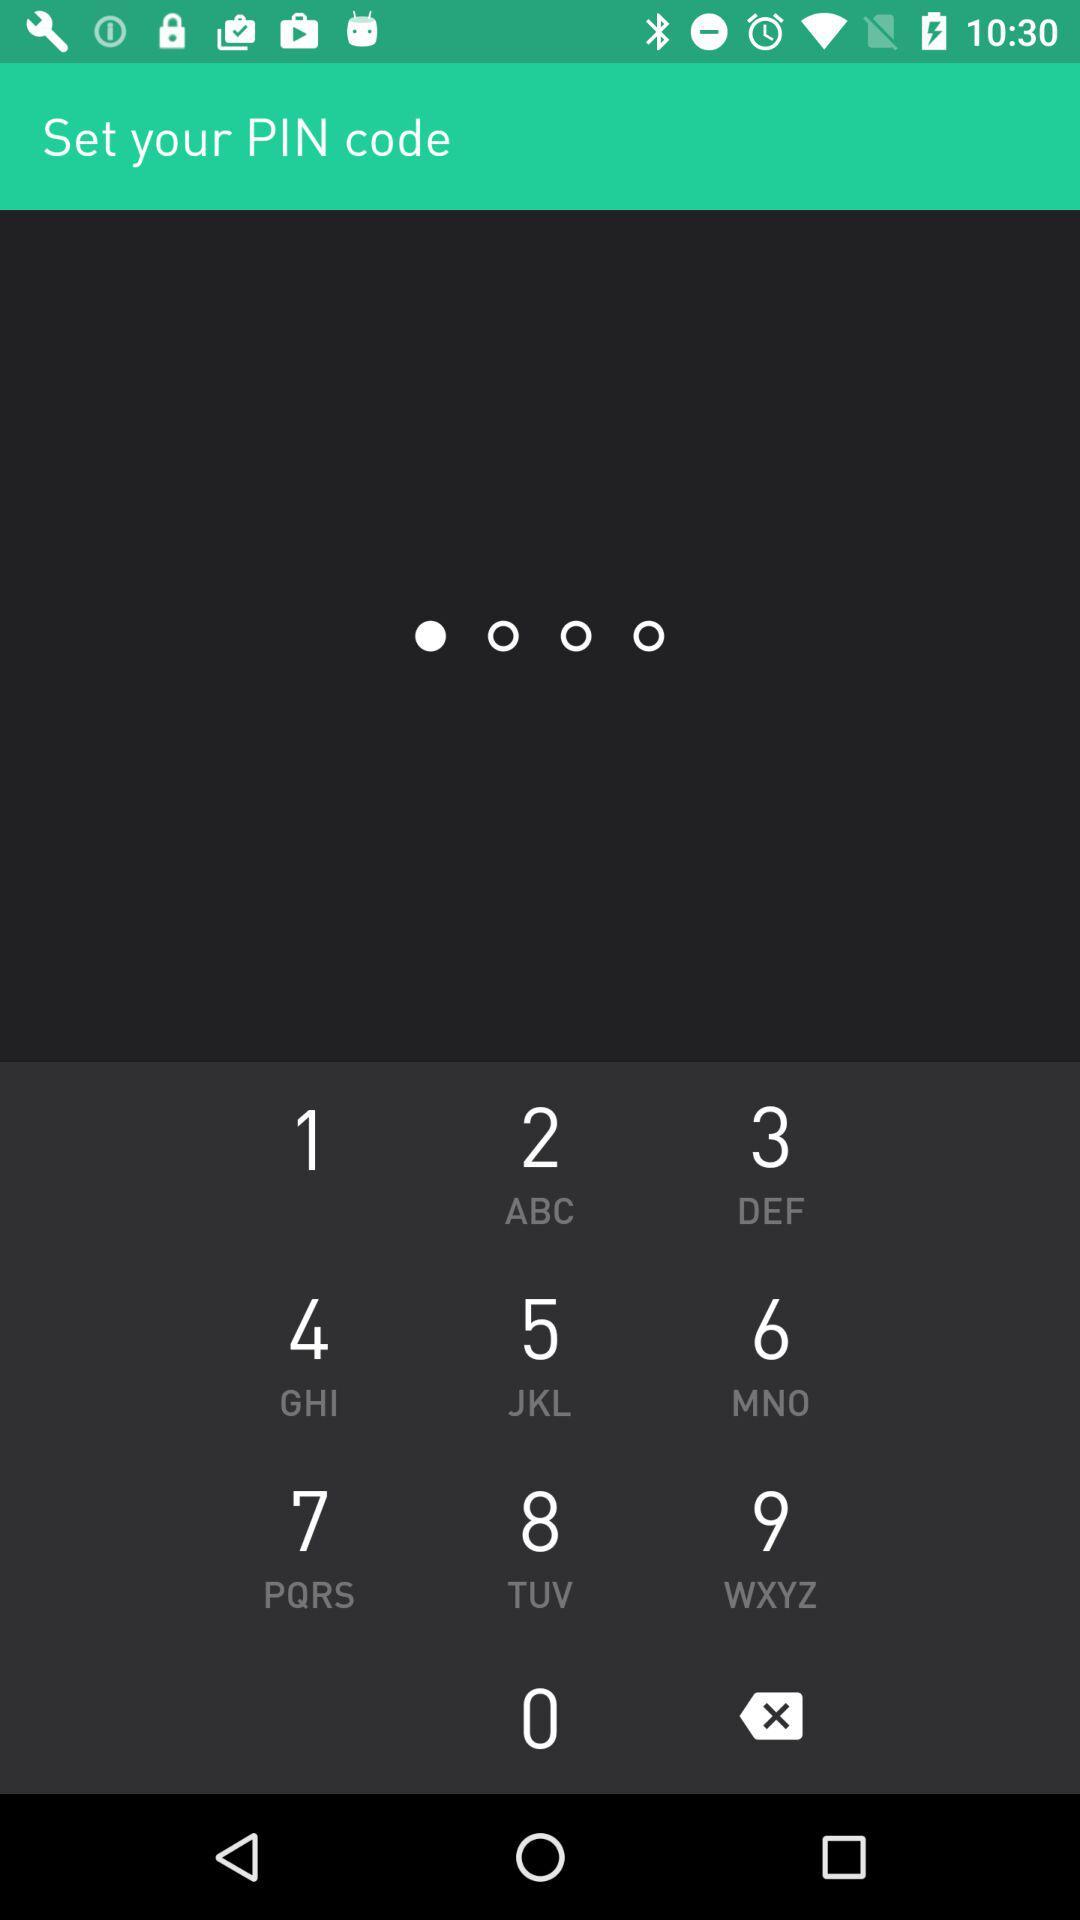 The width and height of the screenshot is (1080, 1920). I want to click on item below the tuv item, so click(540, 1714).